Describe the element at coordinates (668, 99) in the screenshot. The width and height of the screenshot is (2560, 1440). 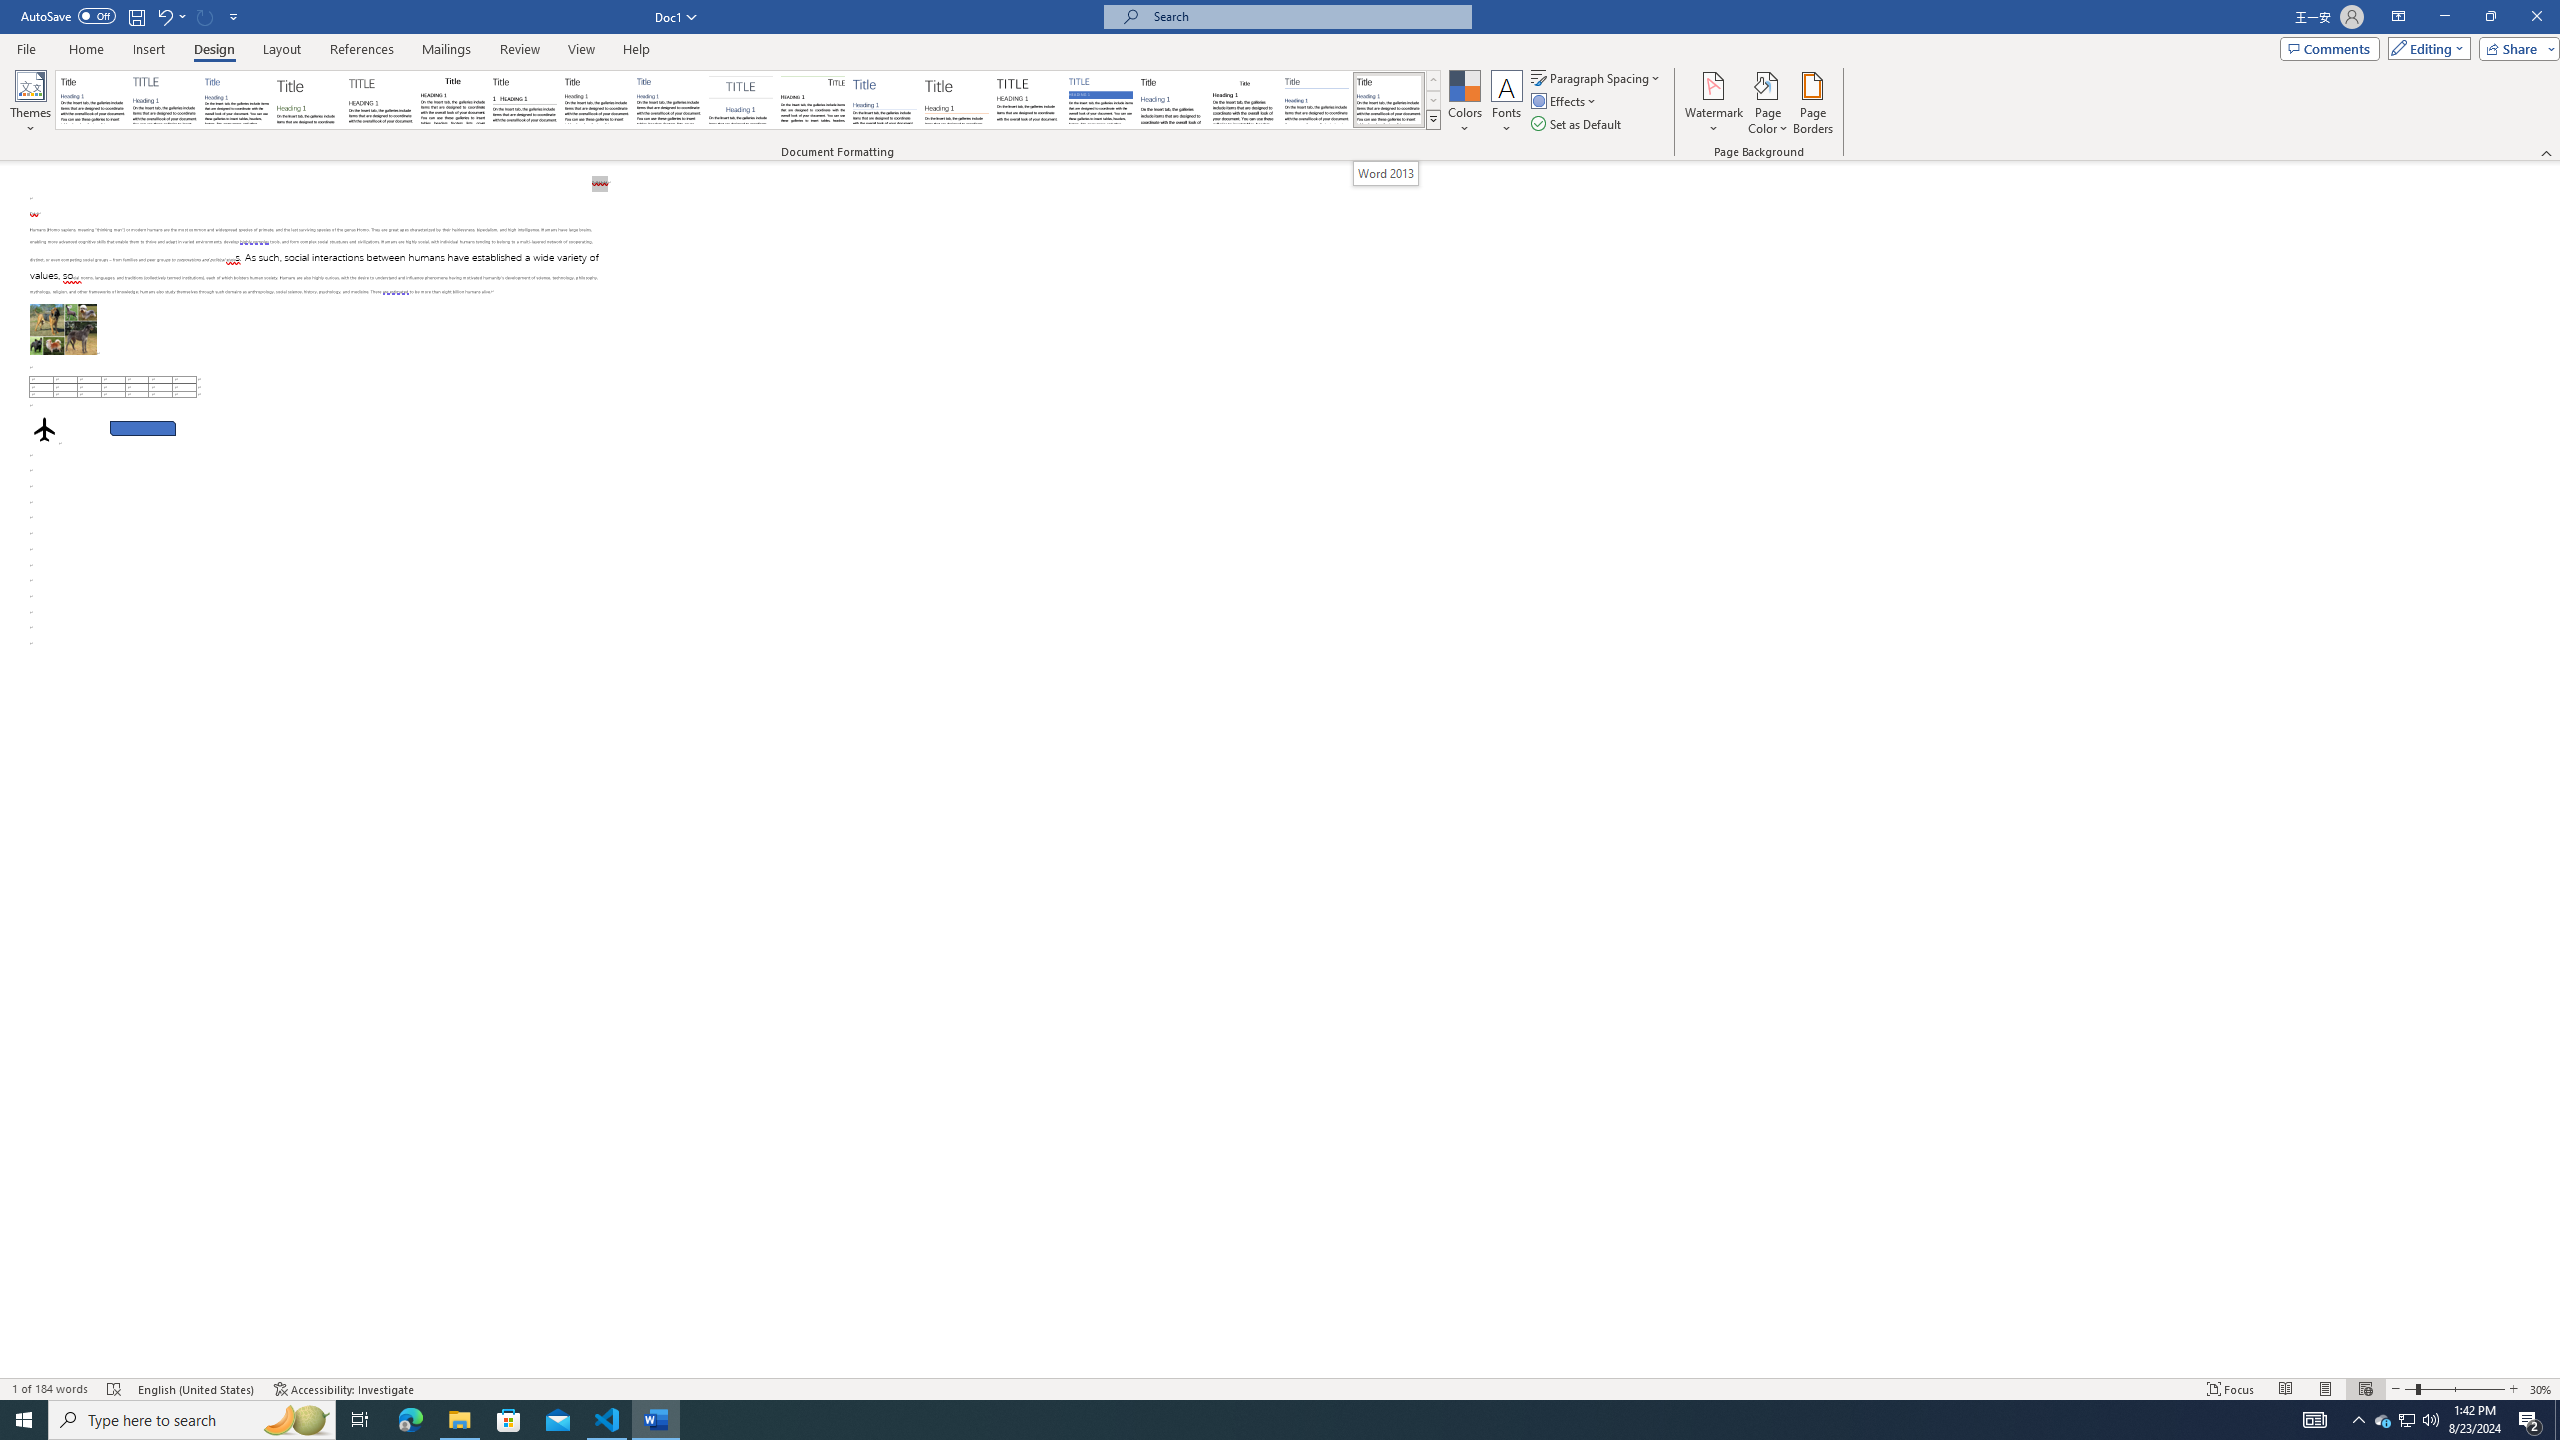
I see `'Casual'` at that location.